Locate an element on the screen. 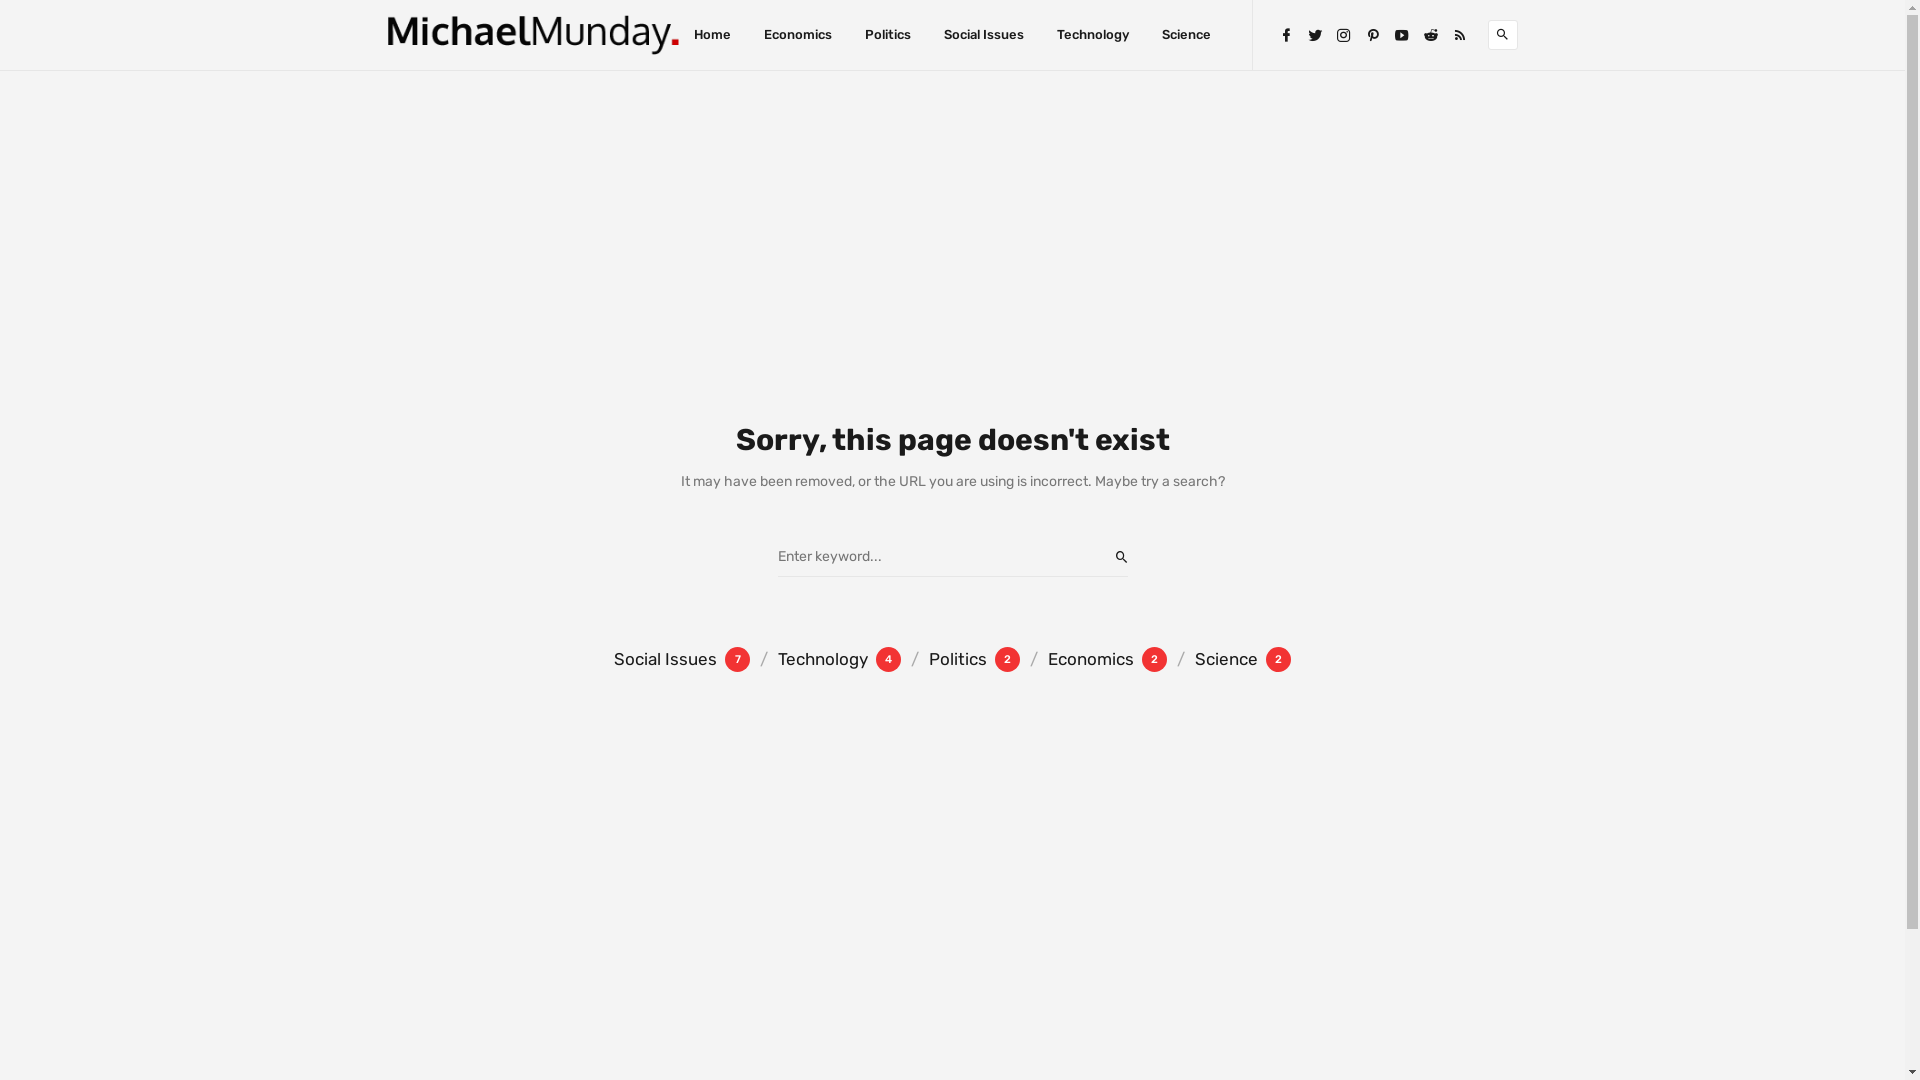 The height and width of the screenshot is (1080, 1920). 'Instagram' is located at coordinates (1344, 34).